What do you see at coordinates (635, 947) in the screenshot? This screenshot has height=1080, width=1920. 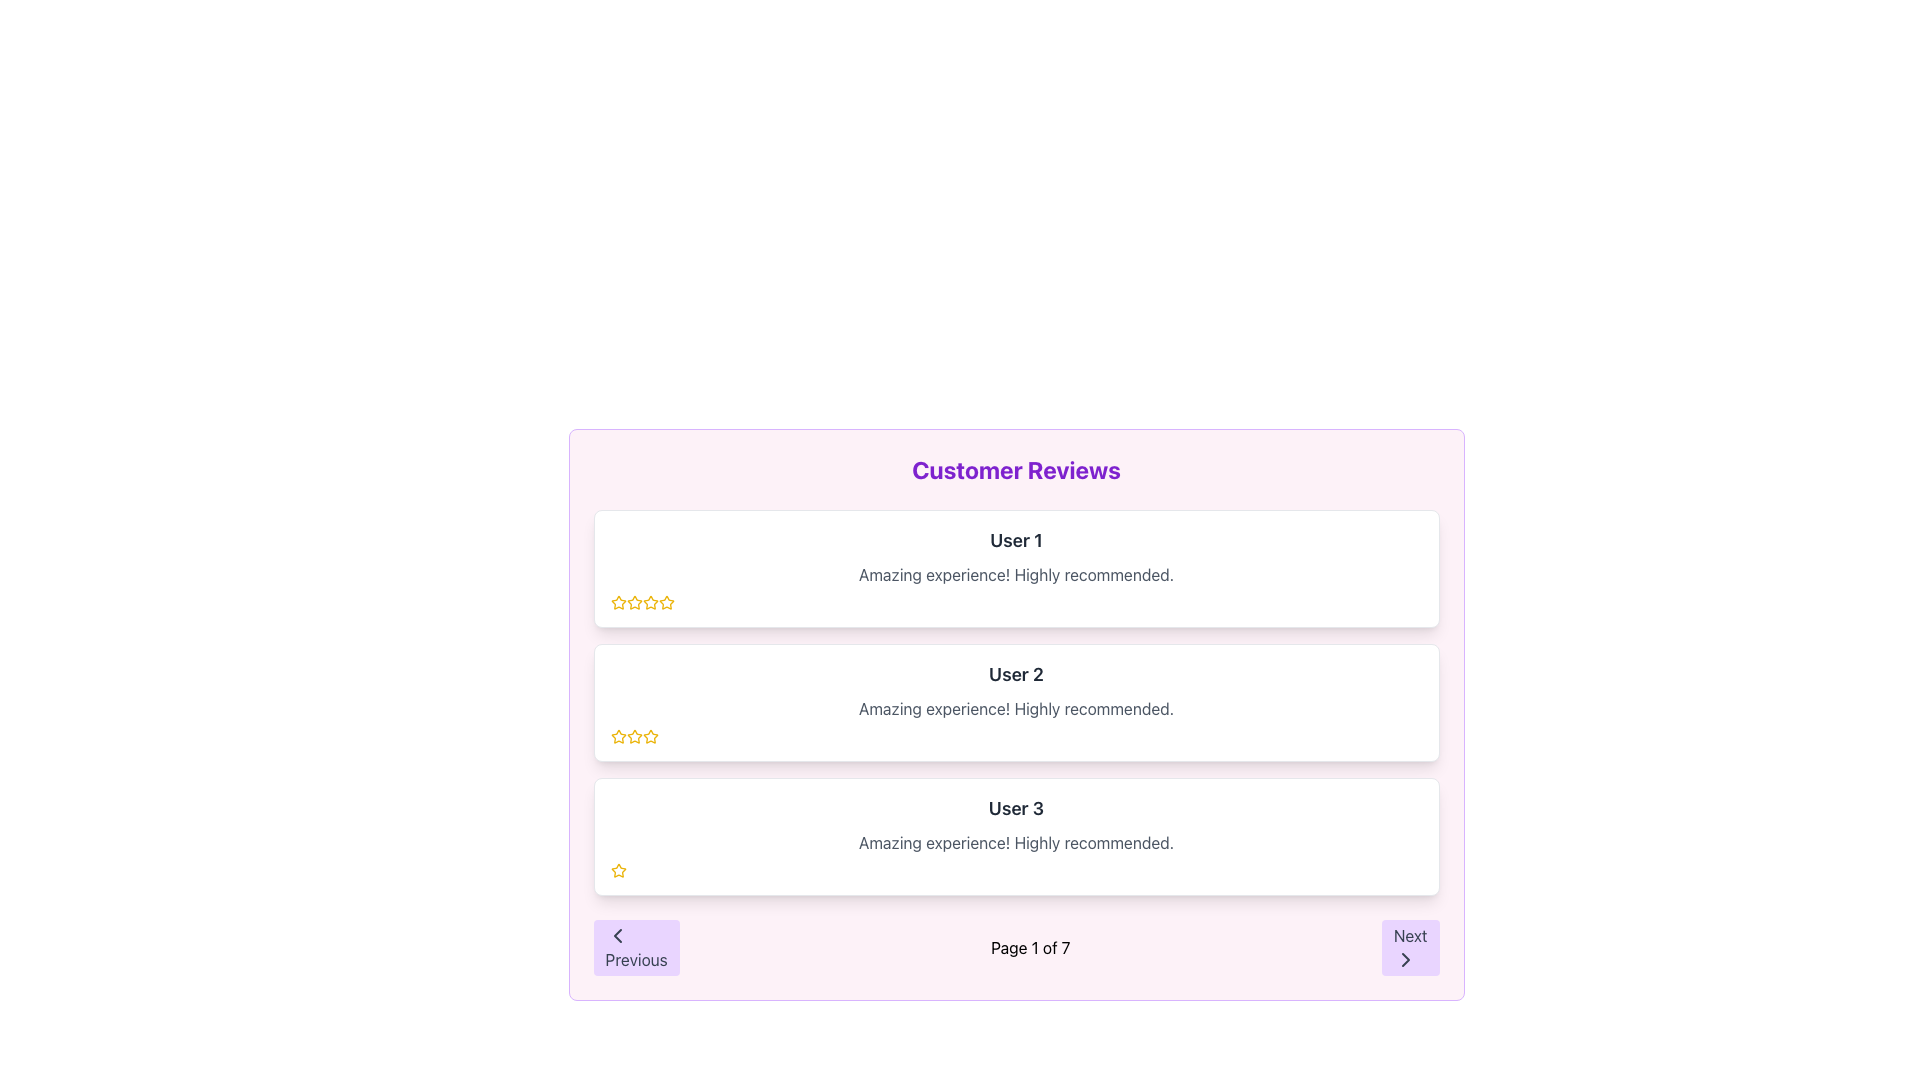 I see `the navigation button that takes the user to the previous page, located at the bottom left of the navigation section, left of 'Page 1 of 7' and horizontally aligned with the 'Next' button, but note that it is currently disabled` at bounding box center [635, 947].